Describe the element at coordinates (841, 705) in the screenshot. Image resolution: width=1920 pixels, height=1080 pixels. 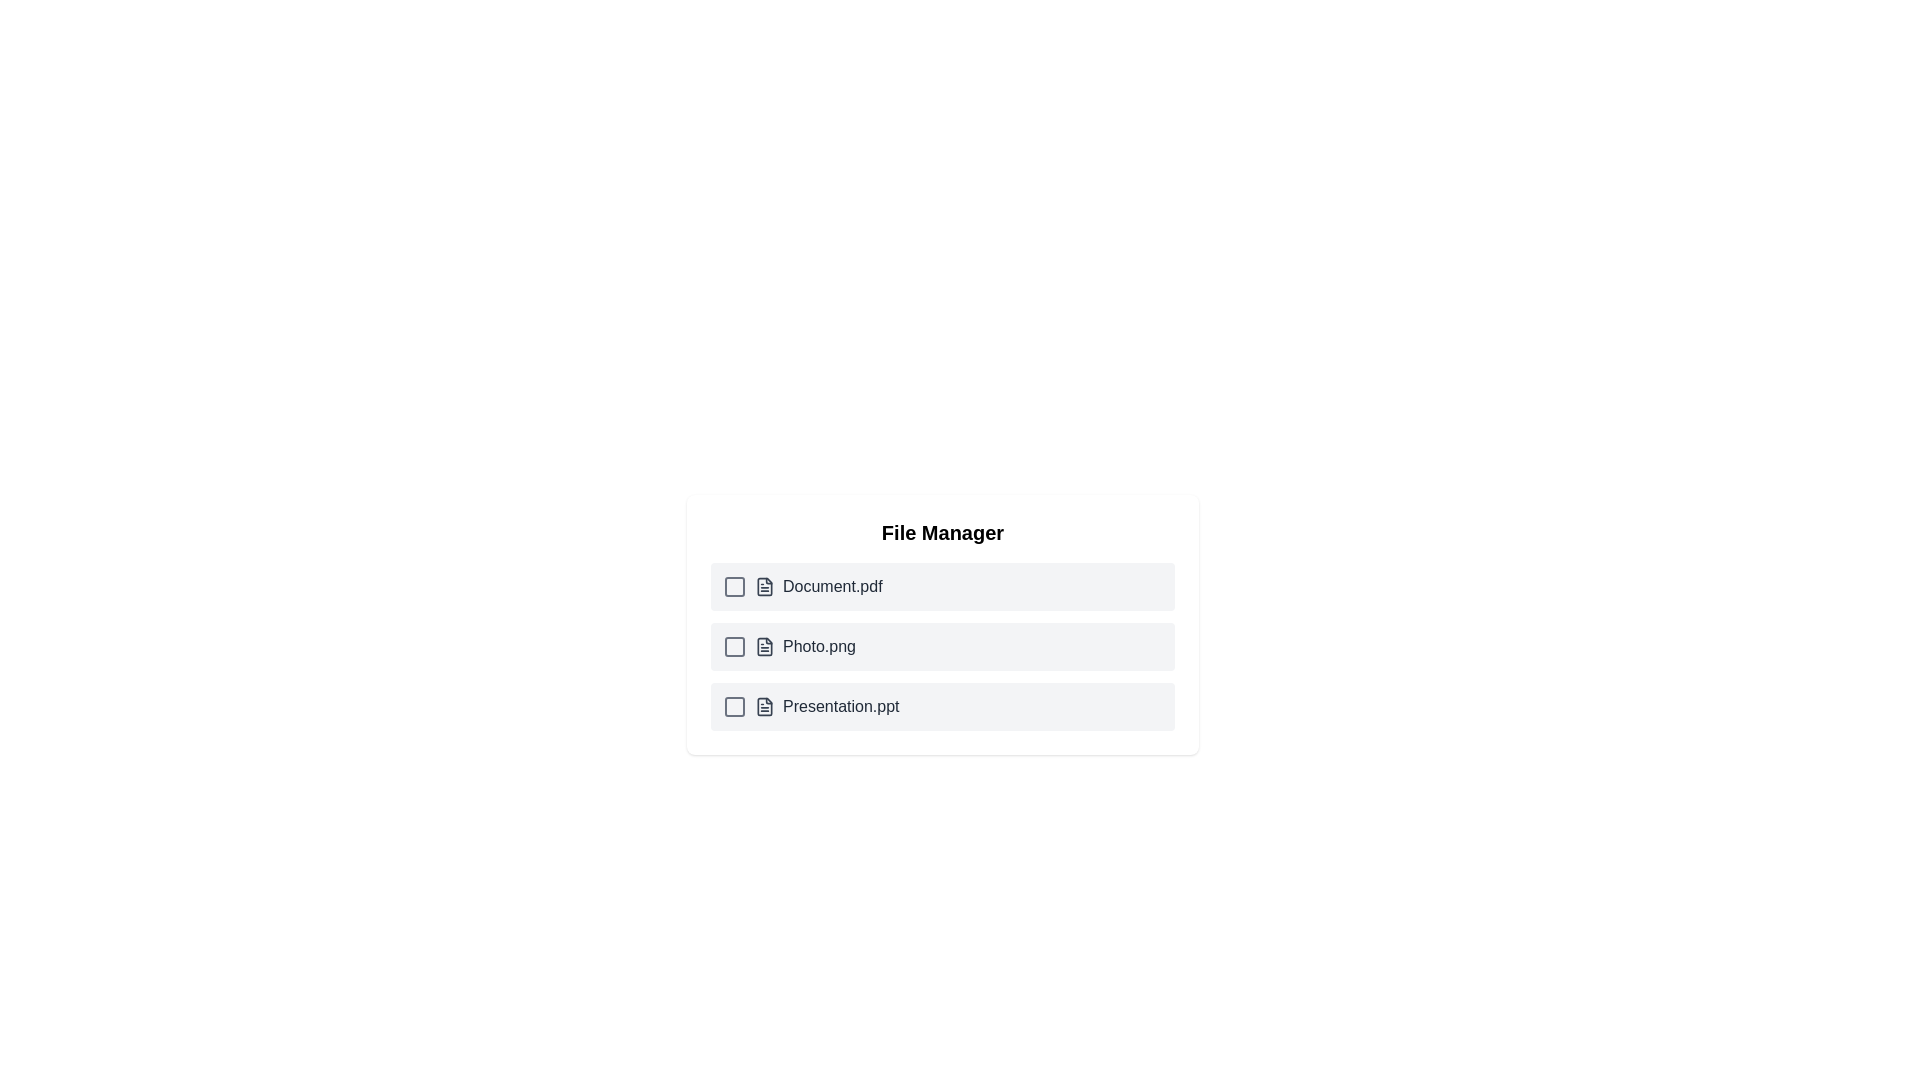
I see `the text label representing the file name 'Presentation.ppt' in the file manager interface` at that location.